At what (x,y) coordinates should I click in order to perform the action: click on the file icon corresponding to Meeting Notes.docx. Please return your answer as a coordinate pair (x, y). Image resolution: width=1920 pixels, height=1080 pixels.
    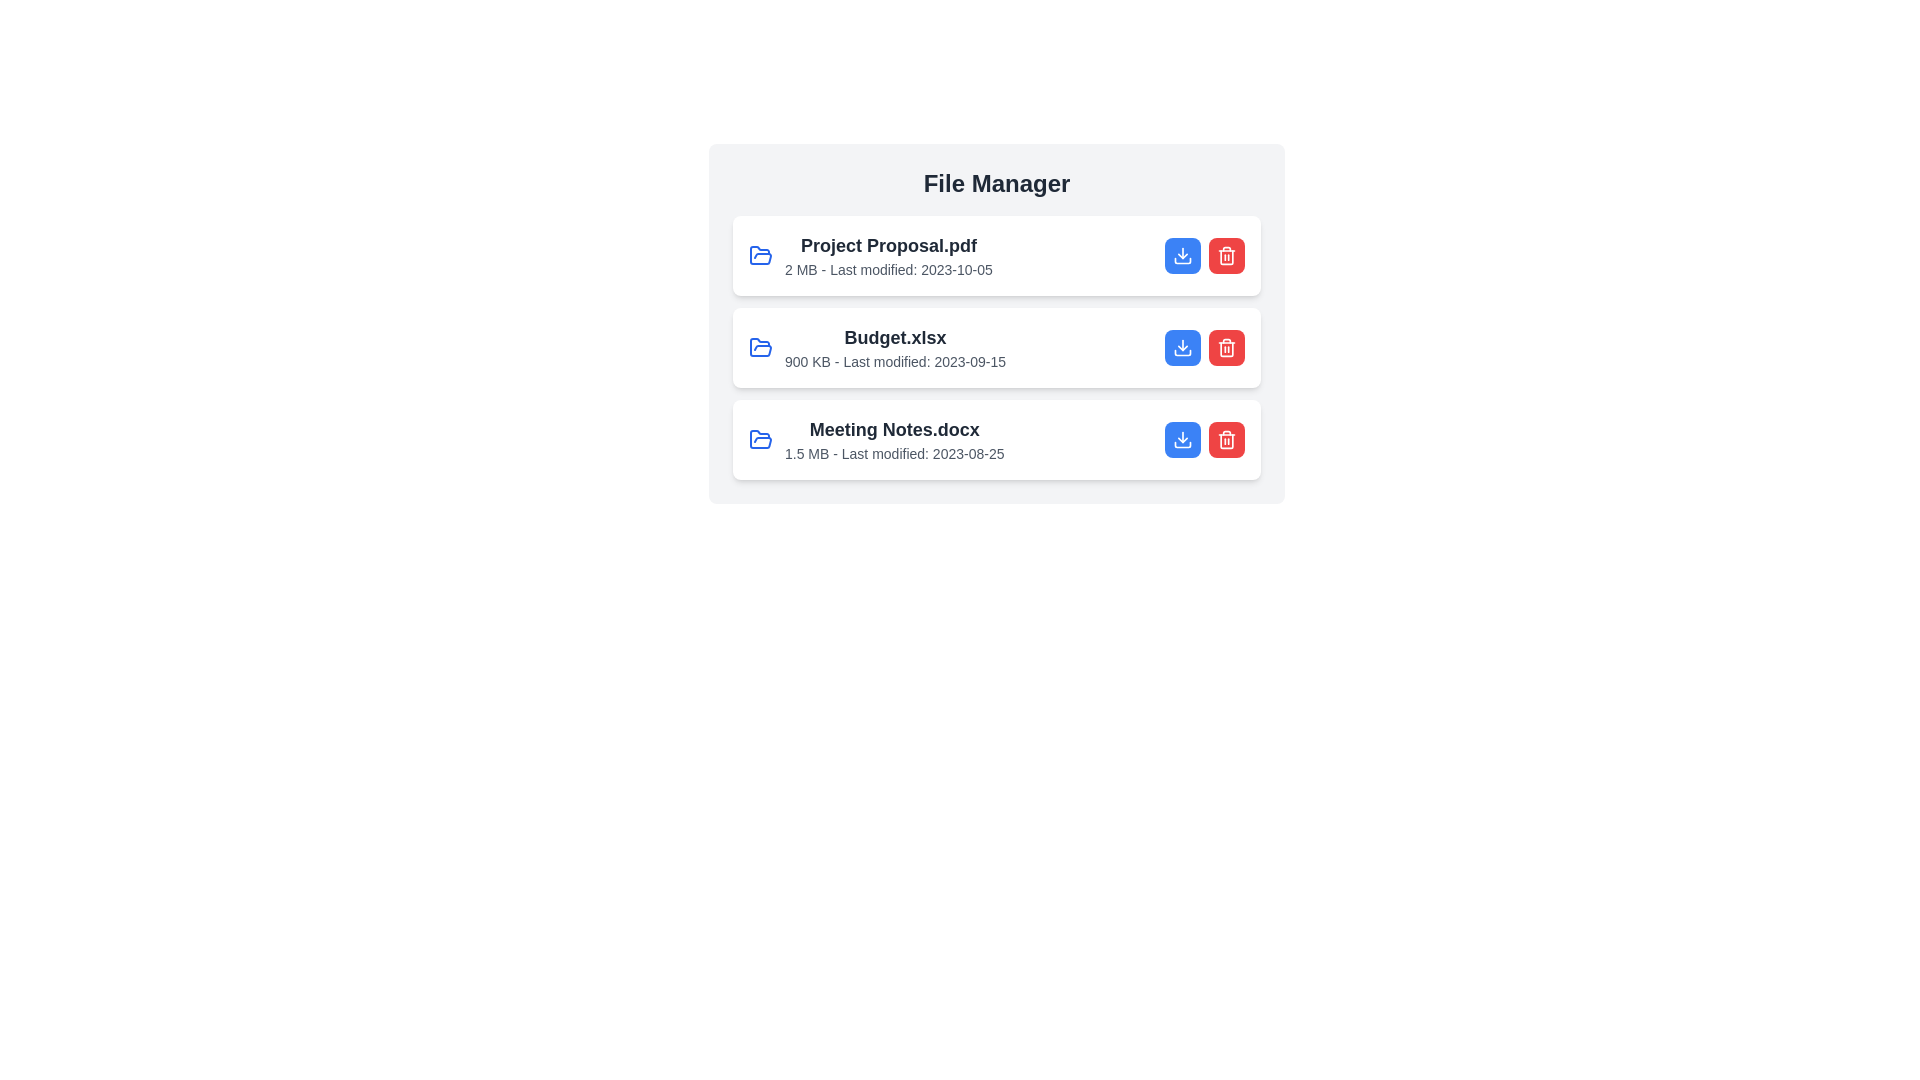
    Looking at the image, I should click on (760, 438).